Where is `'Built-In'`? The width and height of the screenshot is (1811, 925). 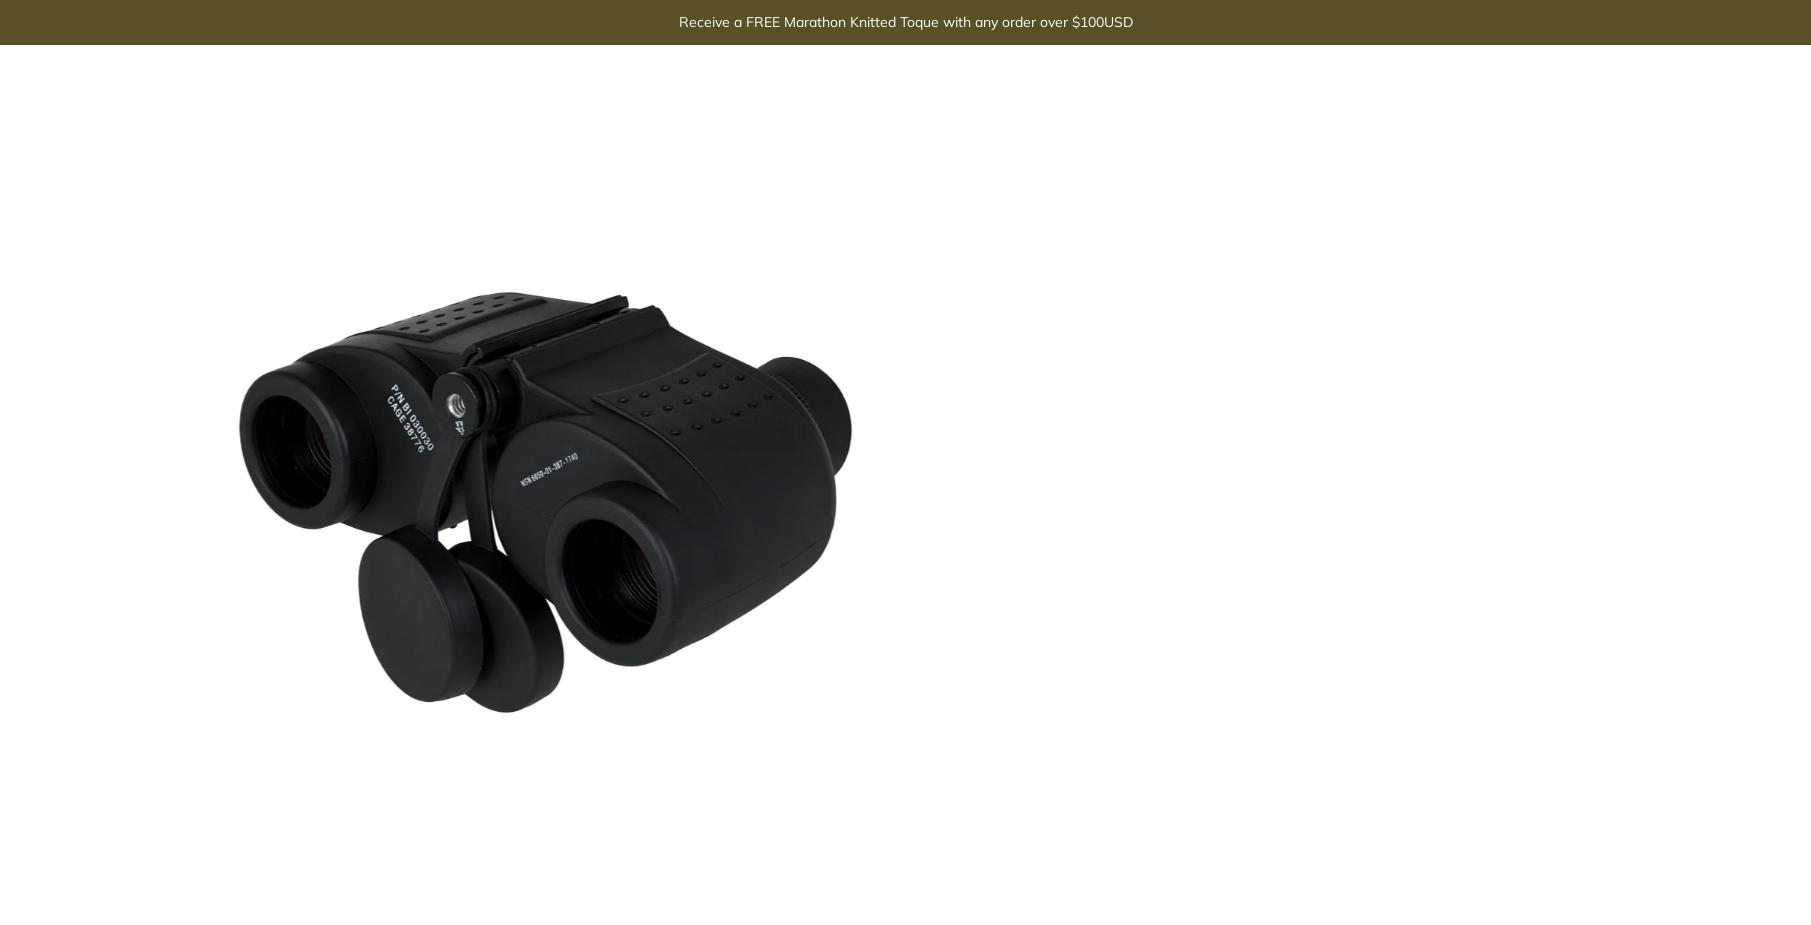 'Built-In' is located at coordinates (1206, 228).